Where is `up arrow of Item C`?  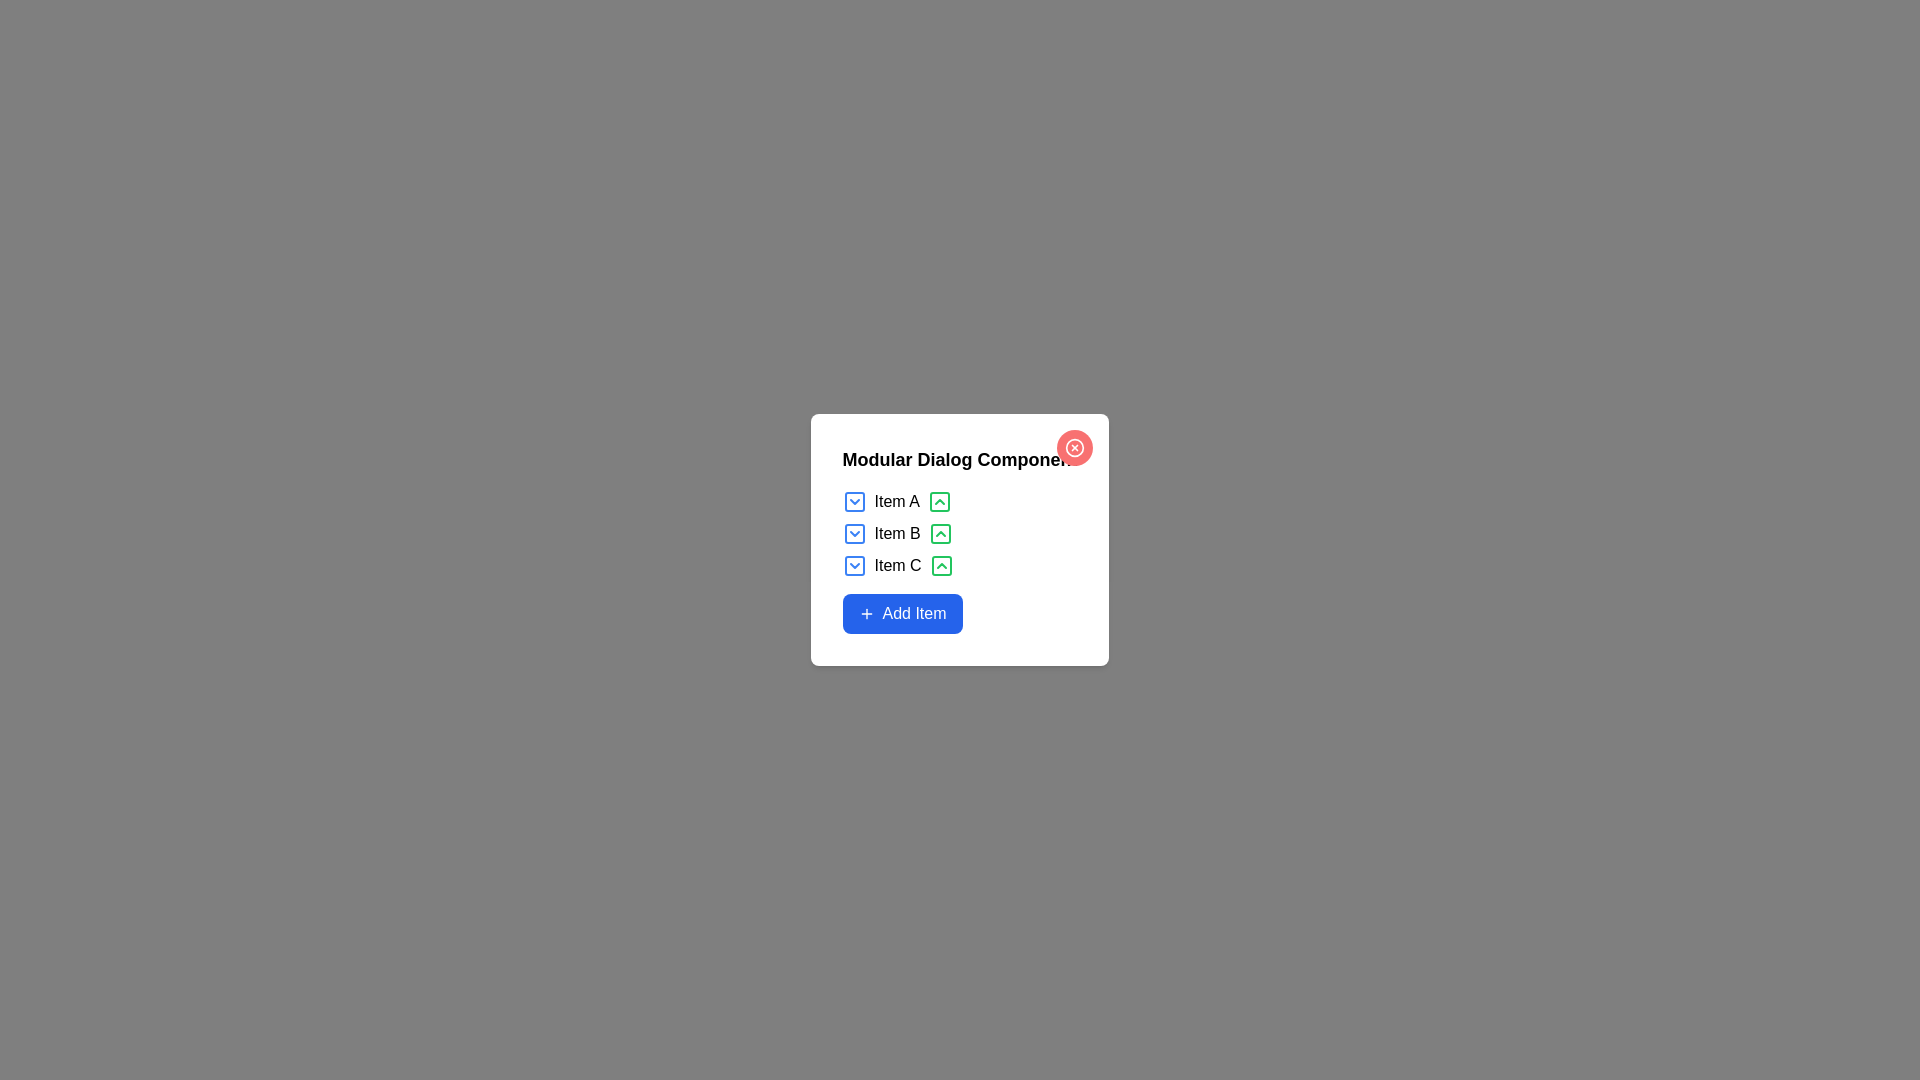 up arrow of Item C is located at coordinates (940, 566).